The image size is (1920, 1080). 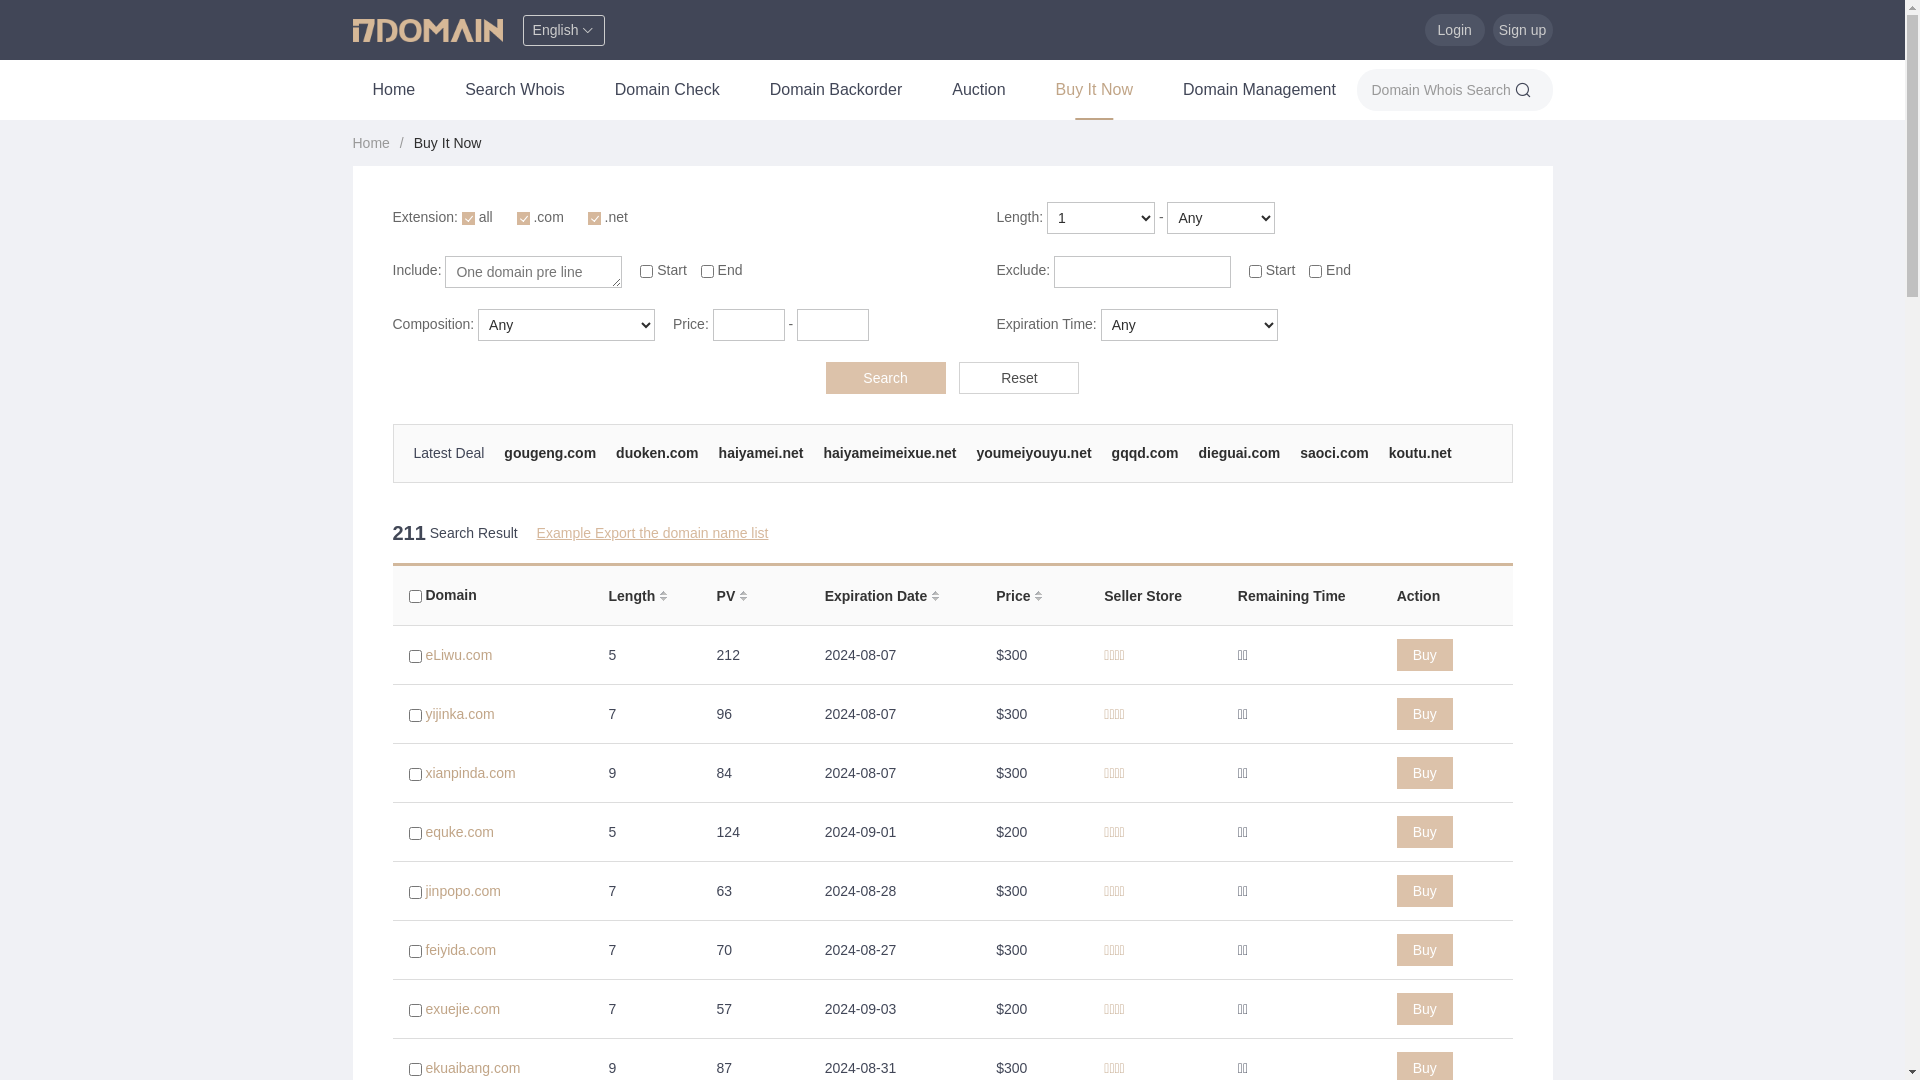 I want to click on 'eLiwu.com', so click(x=457, y=655).